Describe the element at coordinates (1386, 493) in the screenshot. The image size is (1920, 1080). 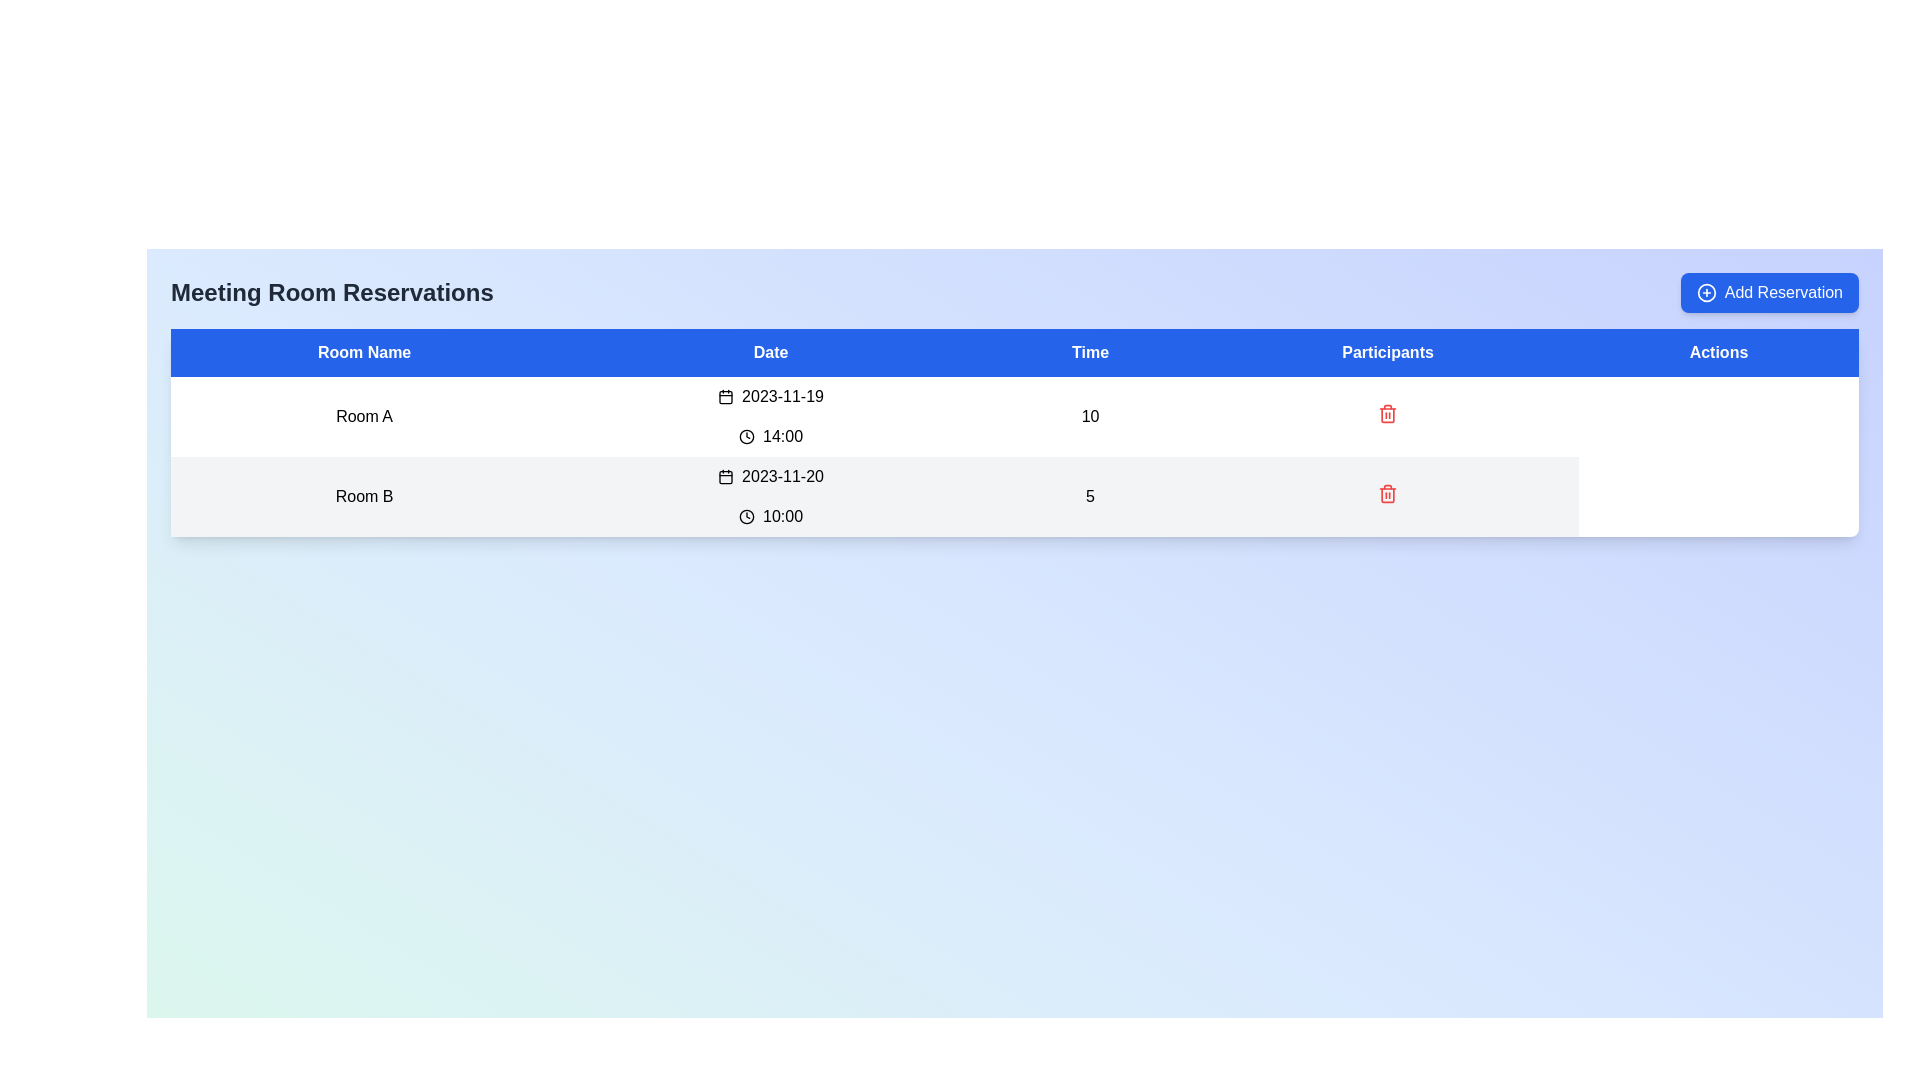
I see `the delete icon button located under the 'Actions' column in the second row of the table` at that location.